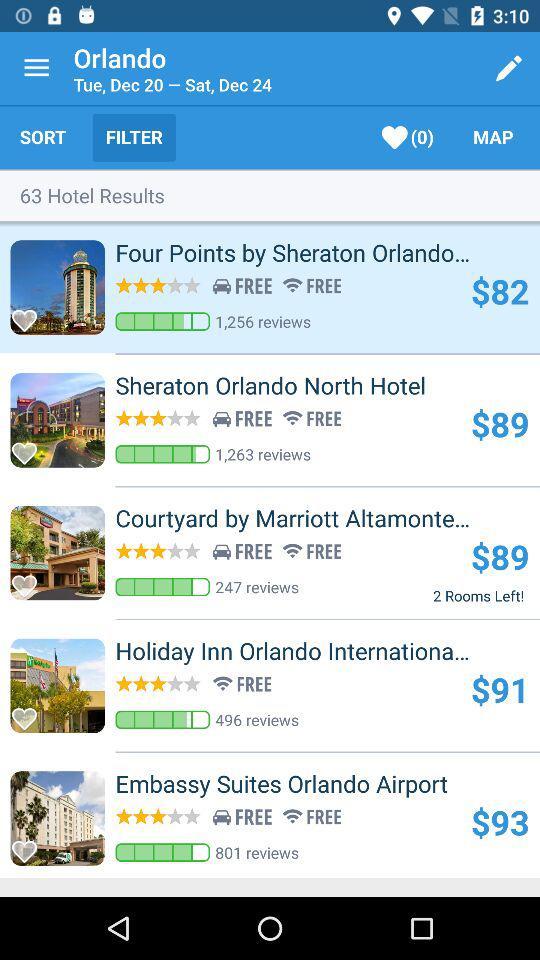 Image resolution: width=540 pixels, height=960 pixels. Describe the element at coordinates (29, 447) in the screenshot. I see `or like this option` at that location.